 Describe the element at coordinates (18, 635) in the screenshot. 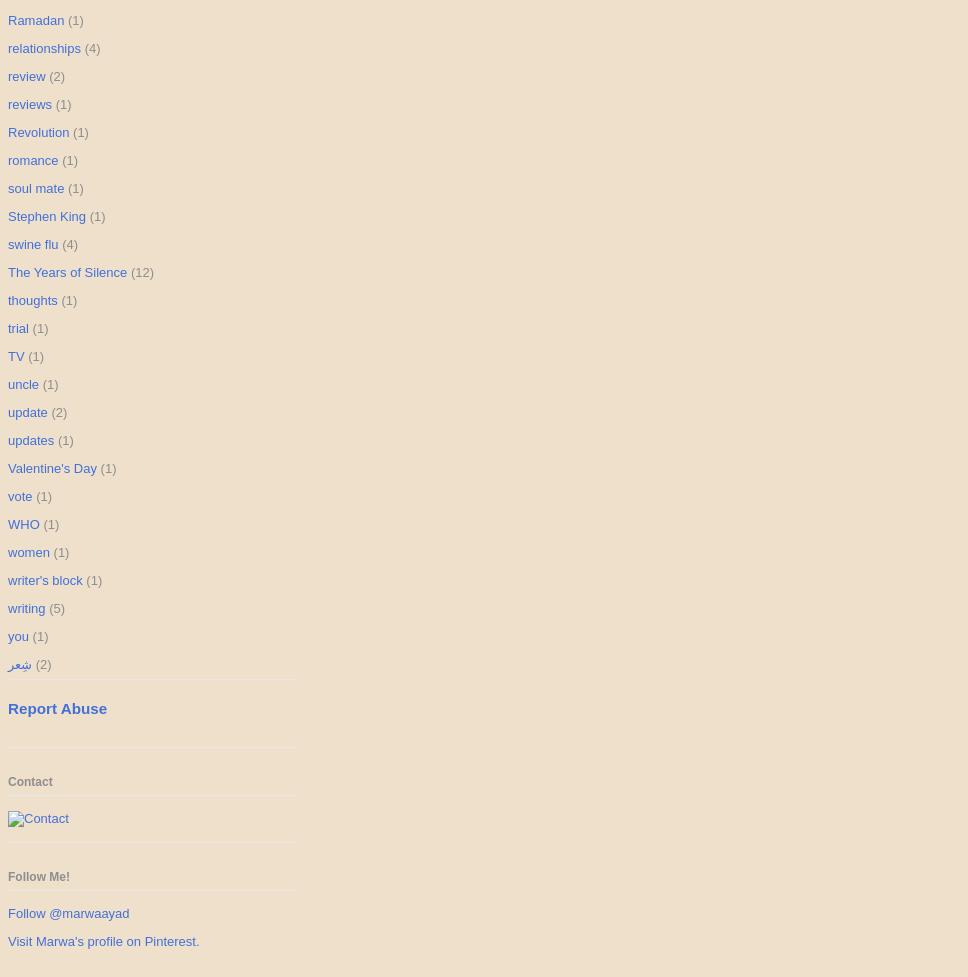

I see `'you'` at that location.